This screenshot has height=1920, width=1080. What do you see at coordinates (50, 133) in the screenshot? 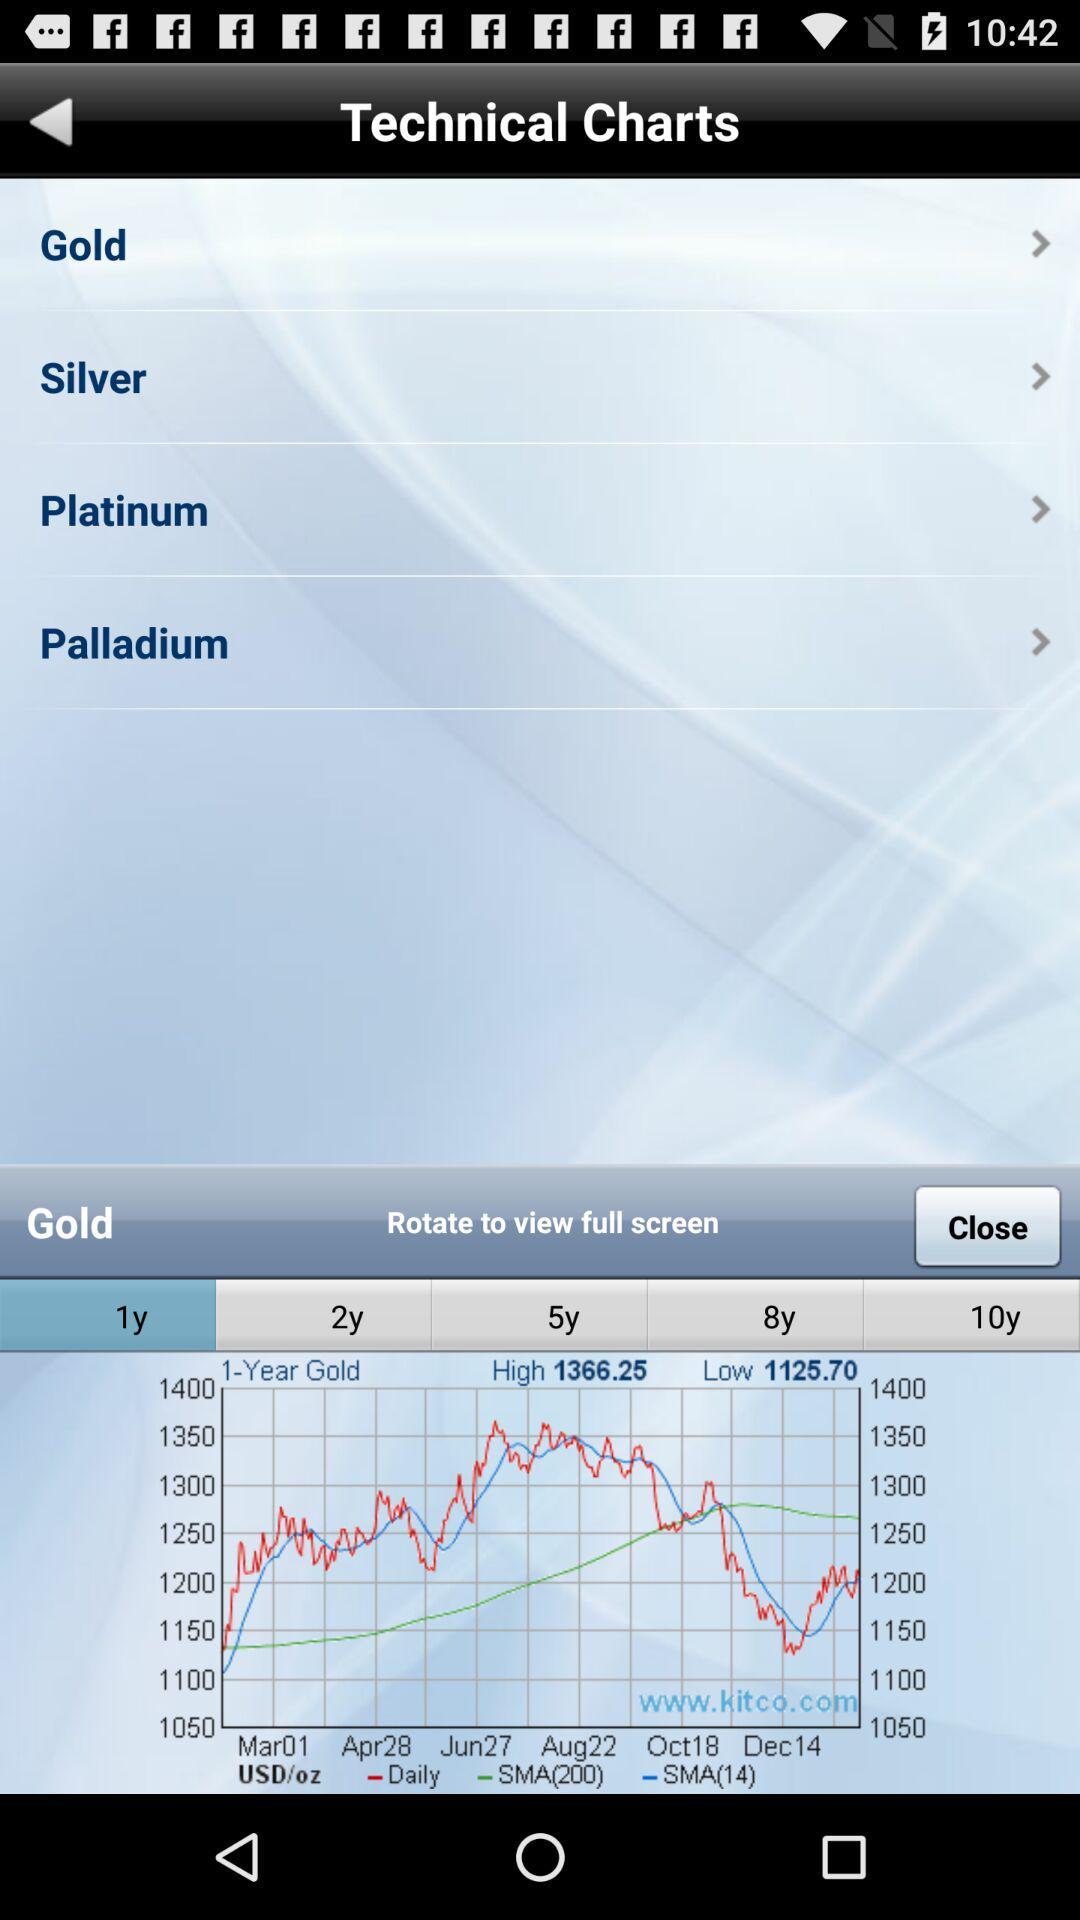
I see `the arrow_backward icon` at bounding box center [50, 133].